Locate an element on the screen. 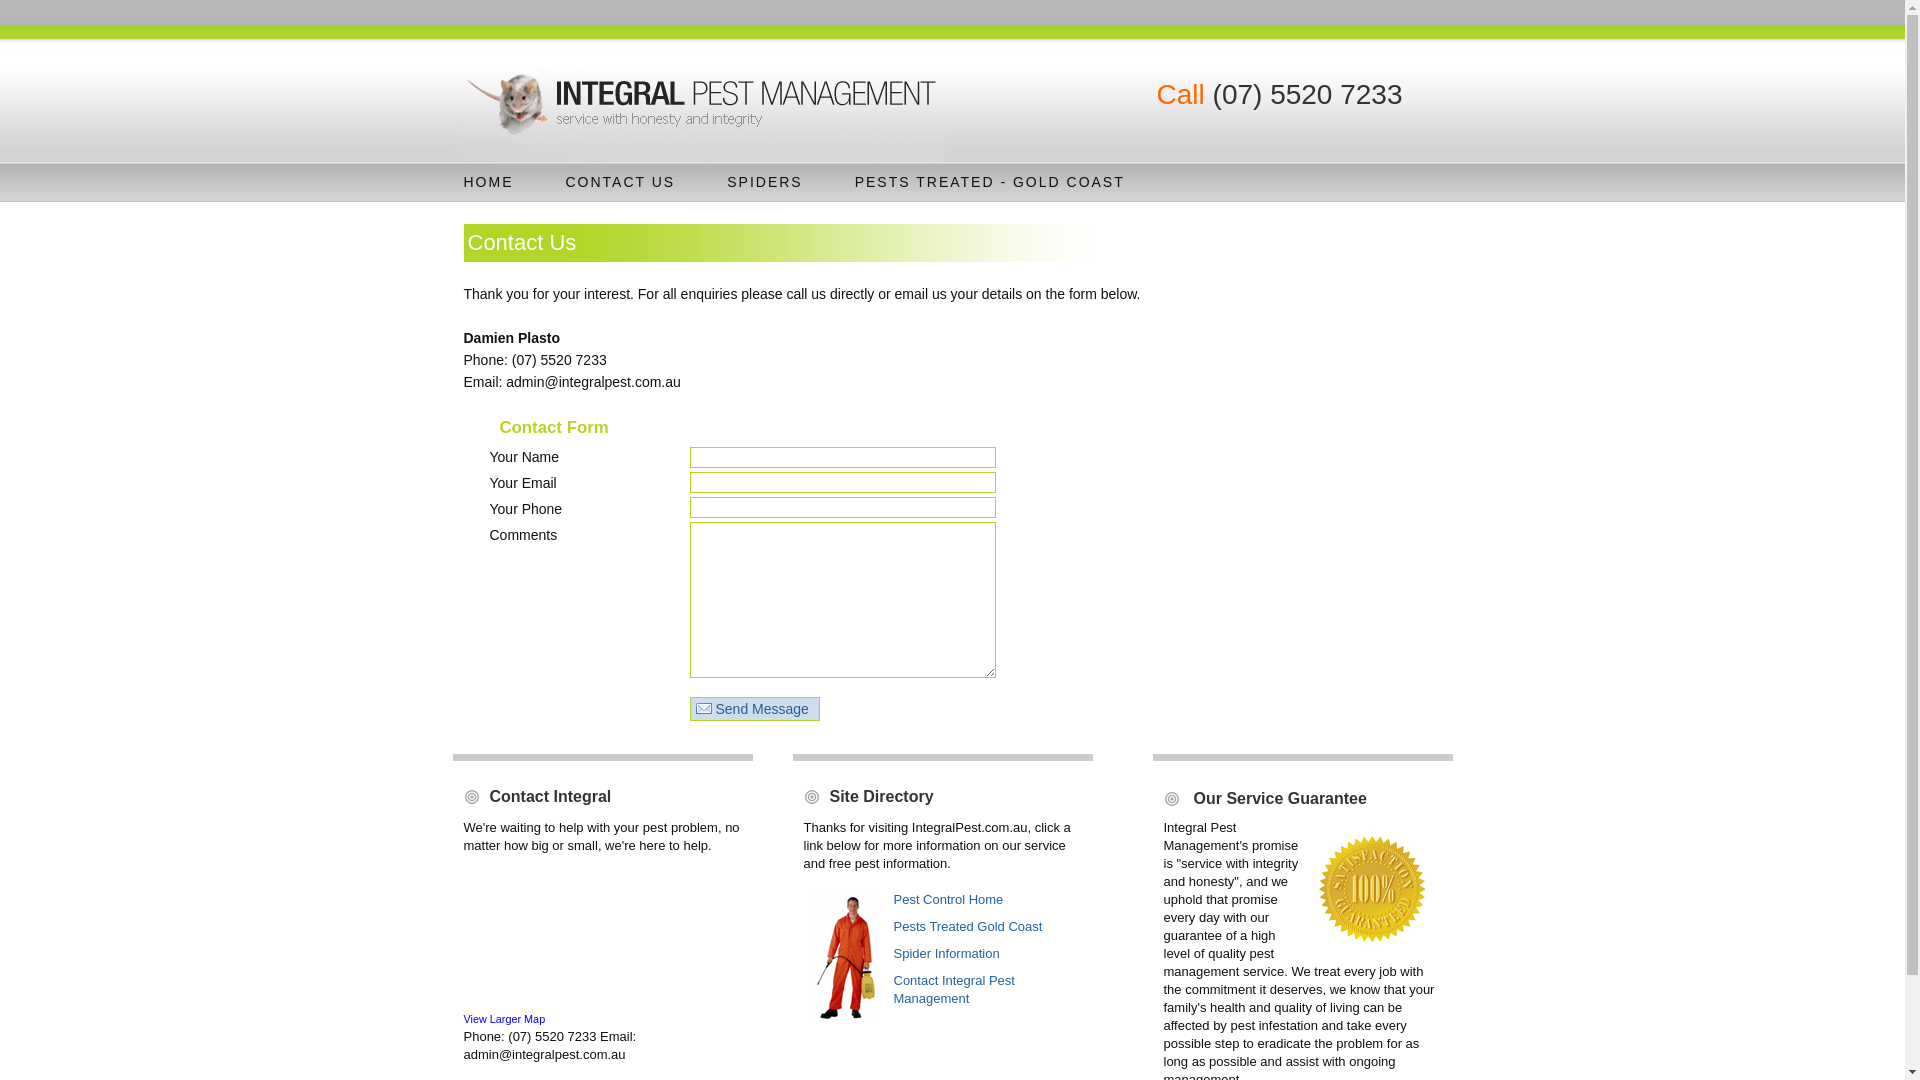  'SPIDERS' is located at coordinates (715, 181).